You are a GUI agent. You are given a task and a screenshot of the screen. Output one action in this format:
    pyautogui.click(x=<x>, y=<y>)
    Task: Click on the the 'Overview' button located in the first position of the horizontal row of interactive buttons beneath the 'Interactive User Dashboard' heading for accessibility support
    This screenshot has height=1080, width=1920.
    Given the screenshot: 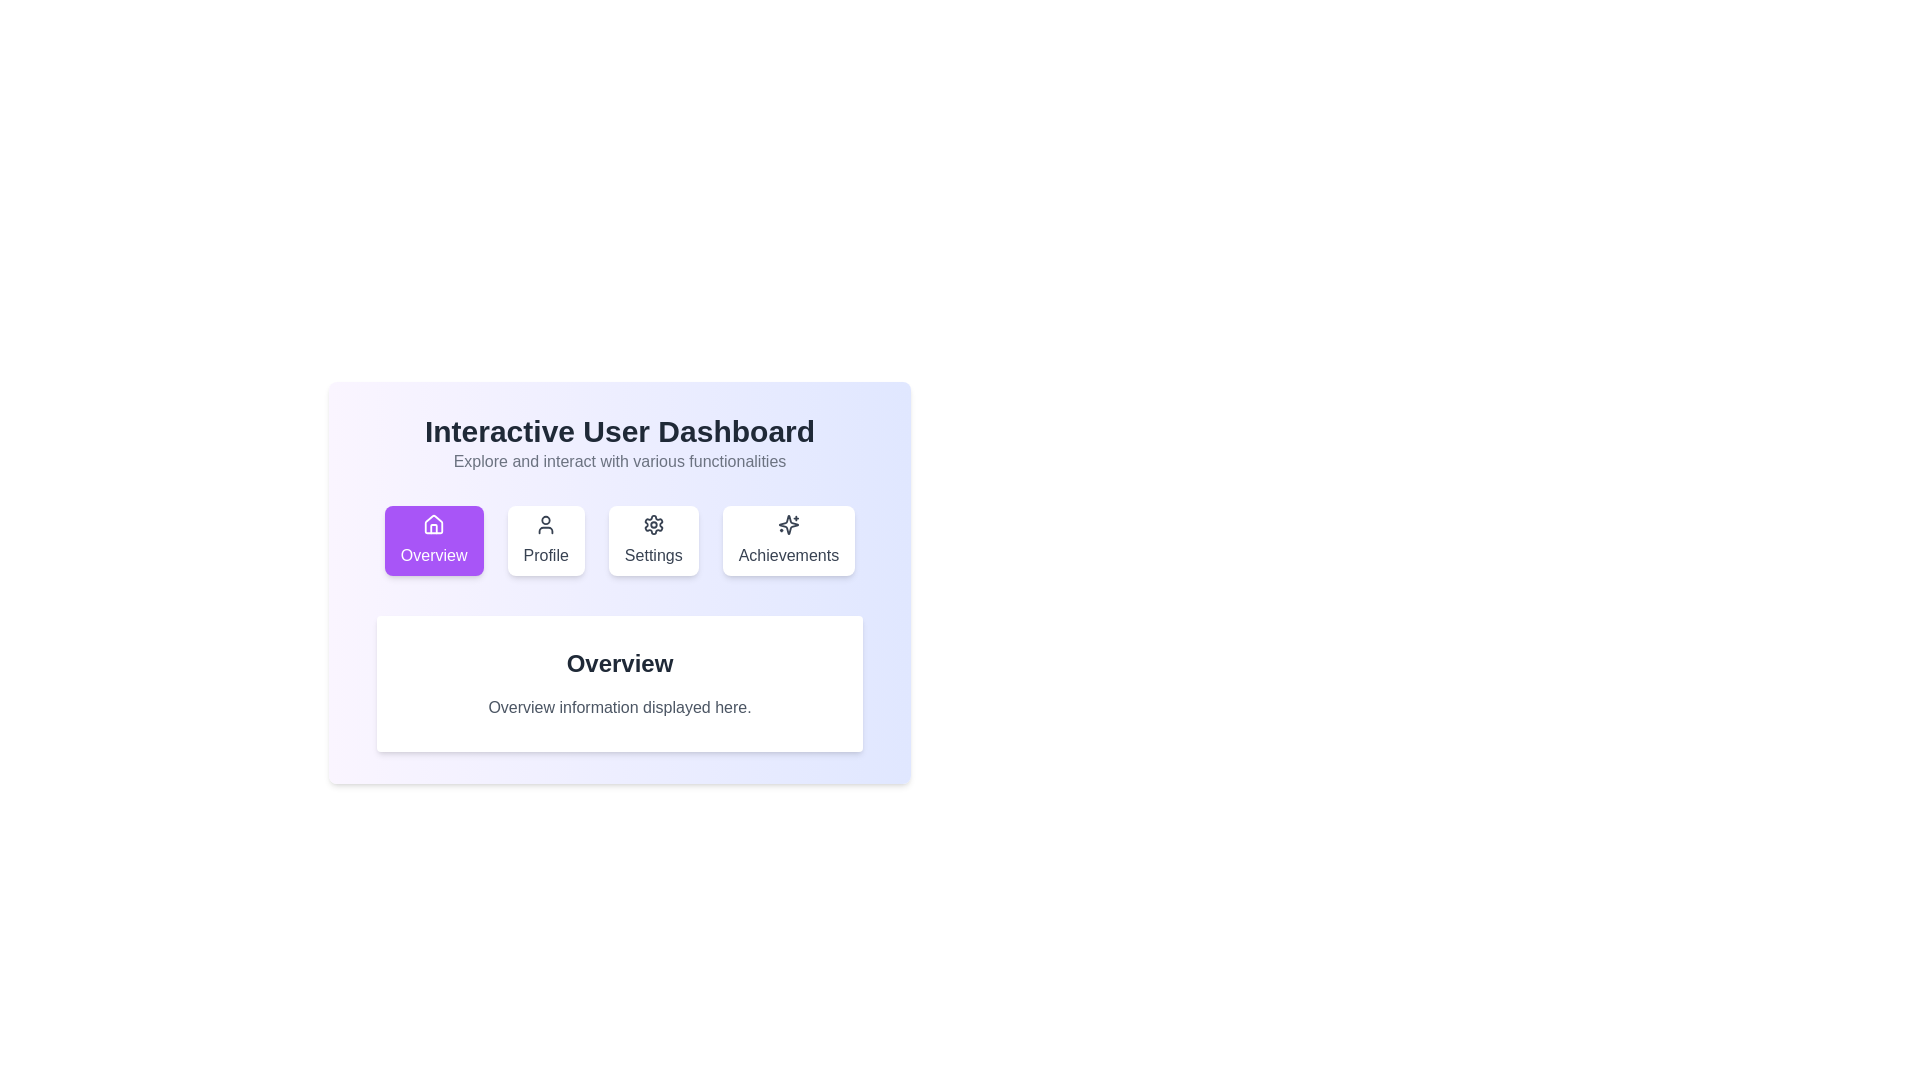 What is the action you would take?
    pyautogui.click(x=433, y=540)
    